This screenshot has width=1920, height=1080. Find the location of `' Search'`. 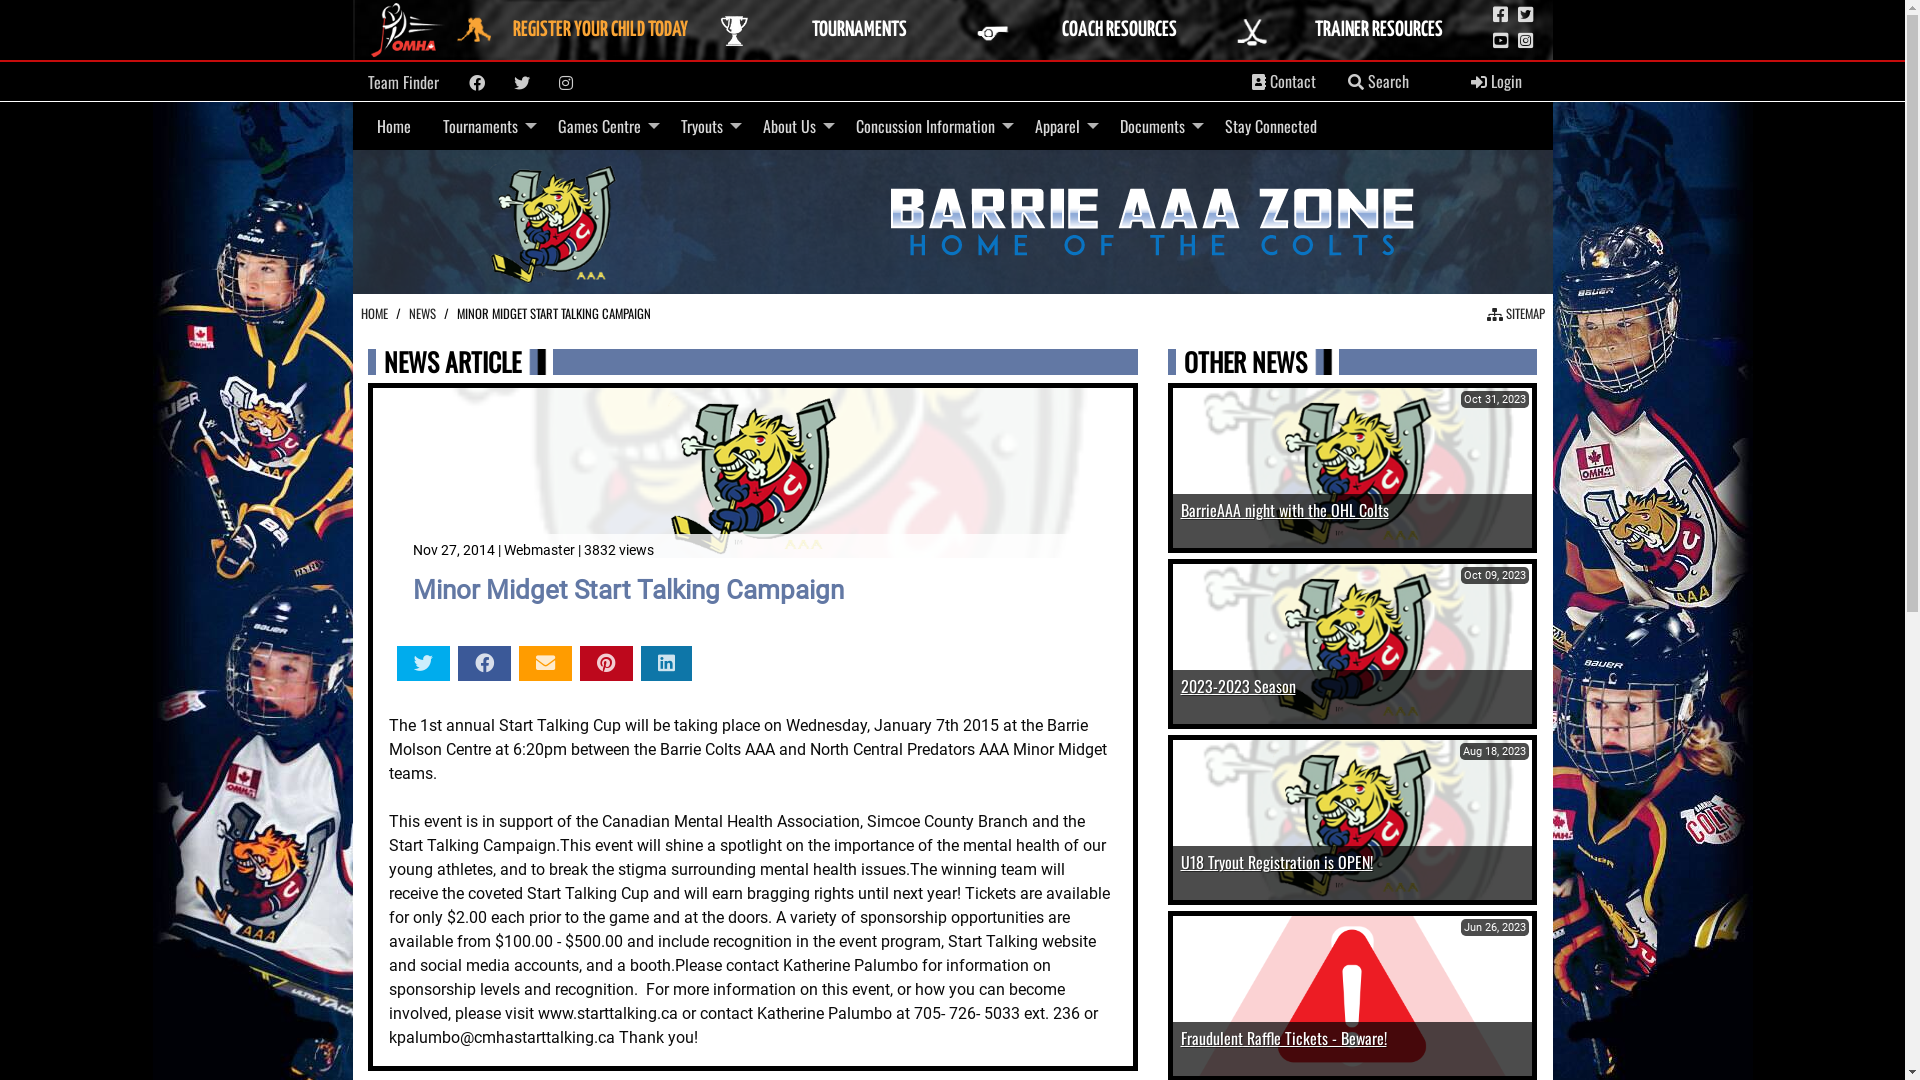

' Search' is located at coordinates (1377, 80).